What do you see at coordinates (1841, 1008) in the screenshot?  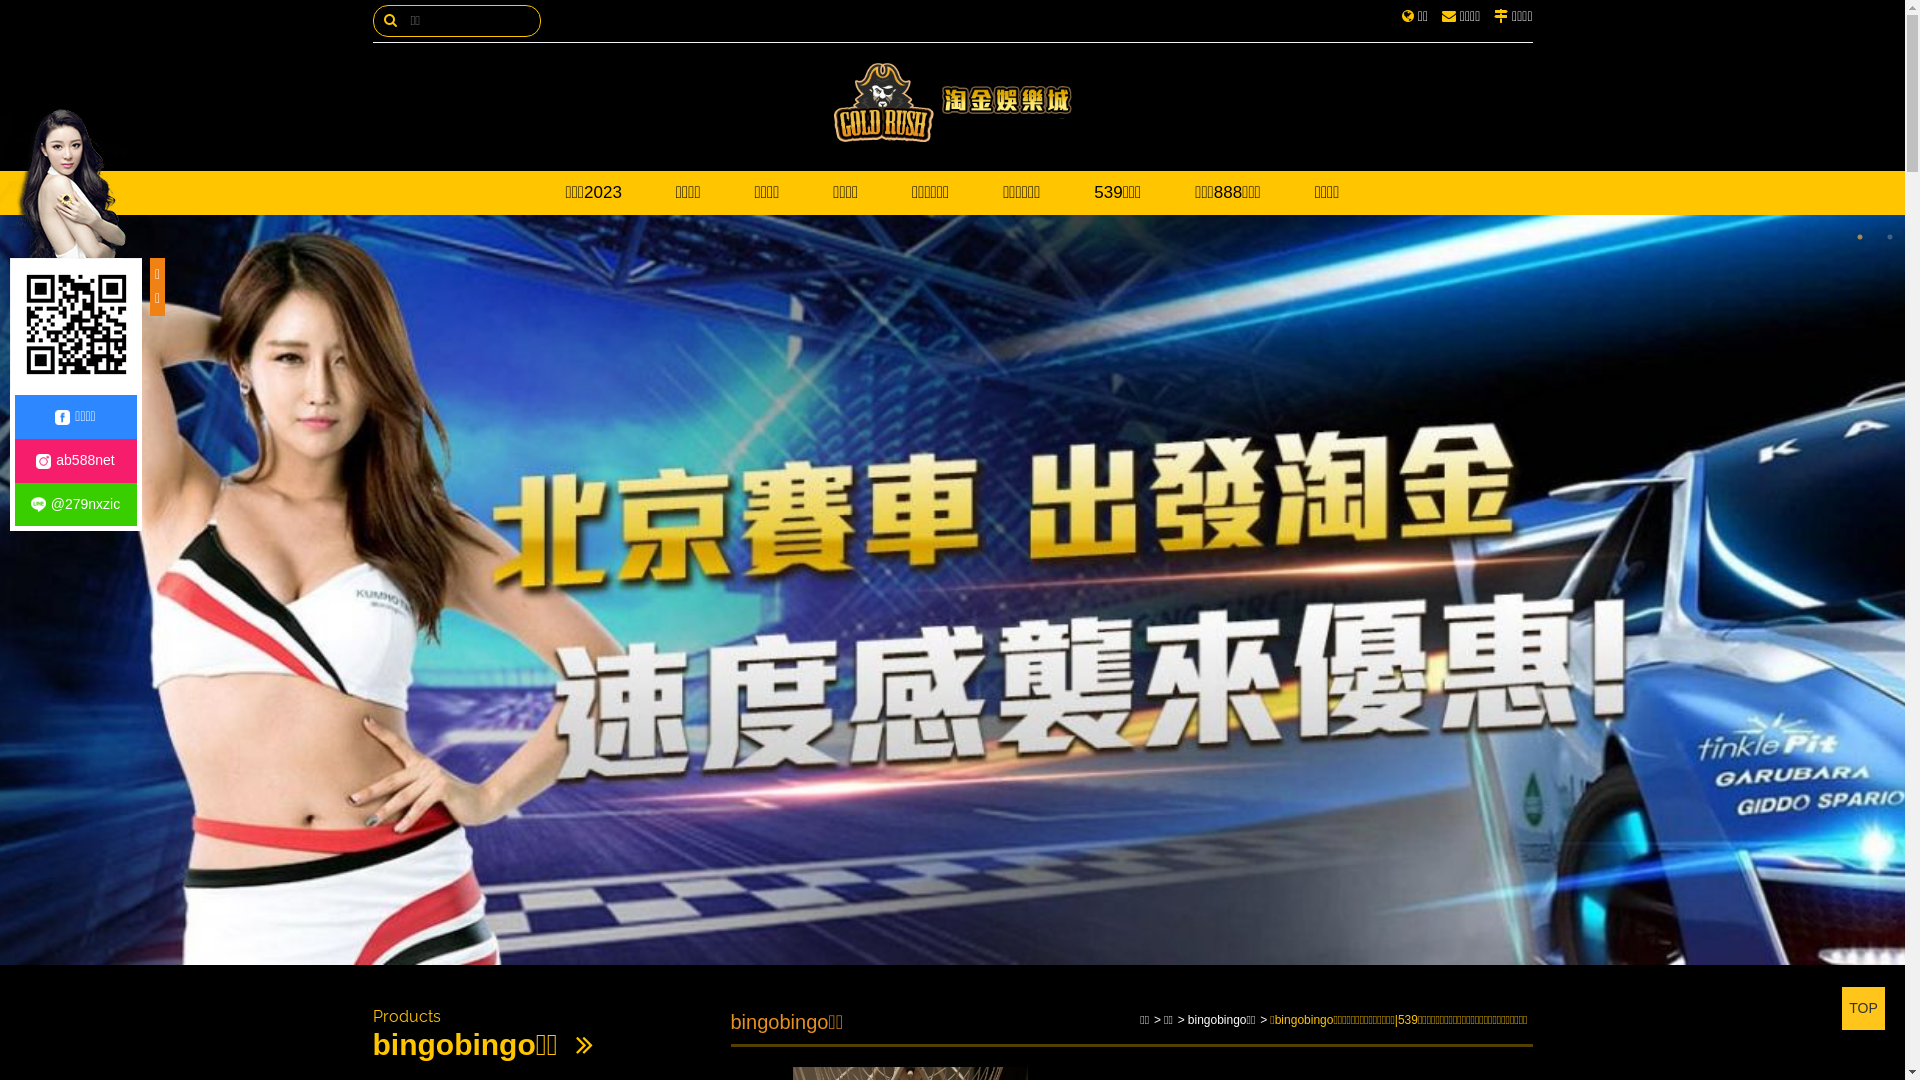 I see `'TOP'` at bounding box center [1841, 1008].